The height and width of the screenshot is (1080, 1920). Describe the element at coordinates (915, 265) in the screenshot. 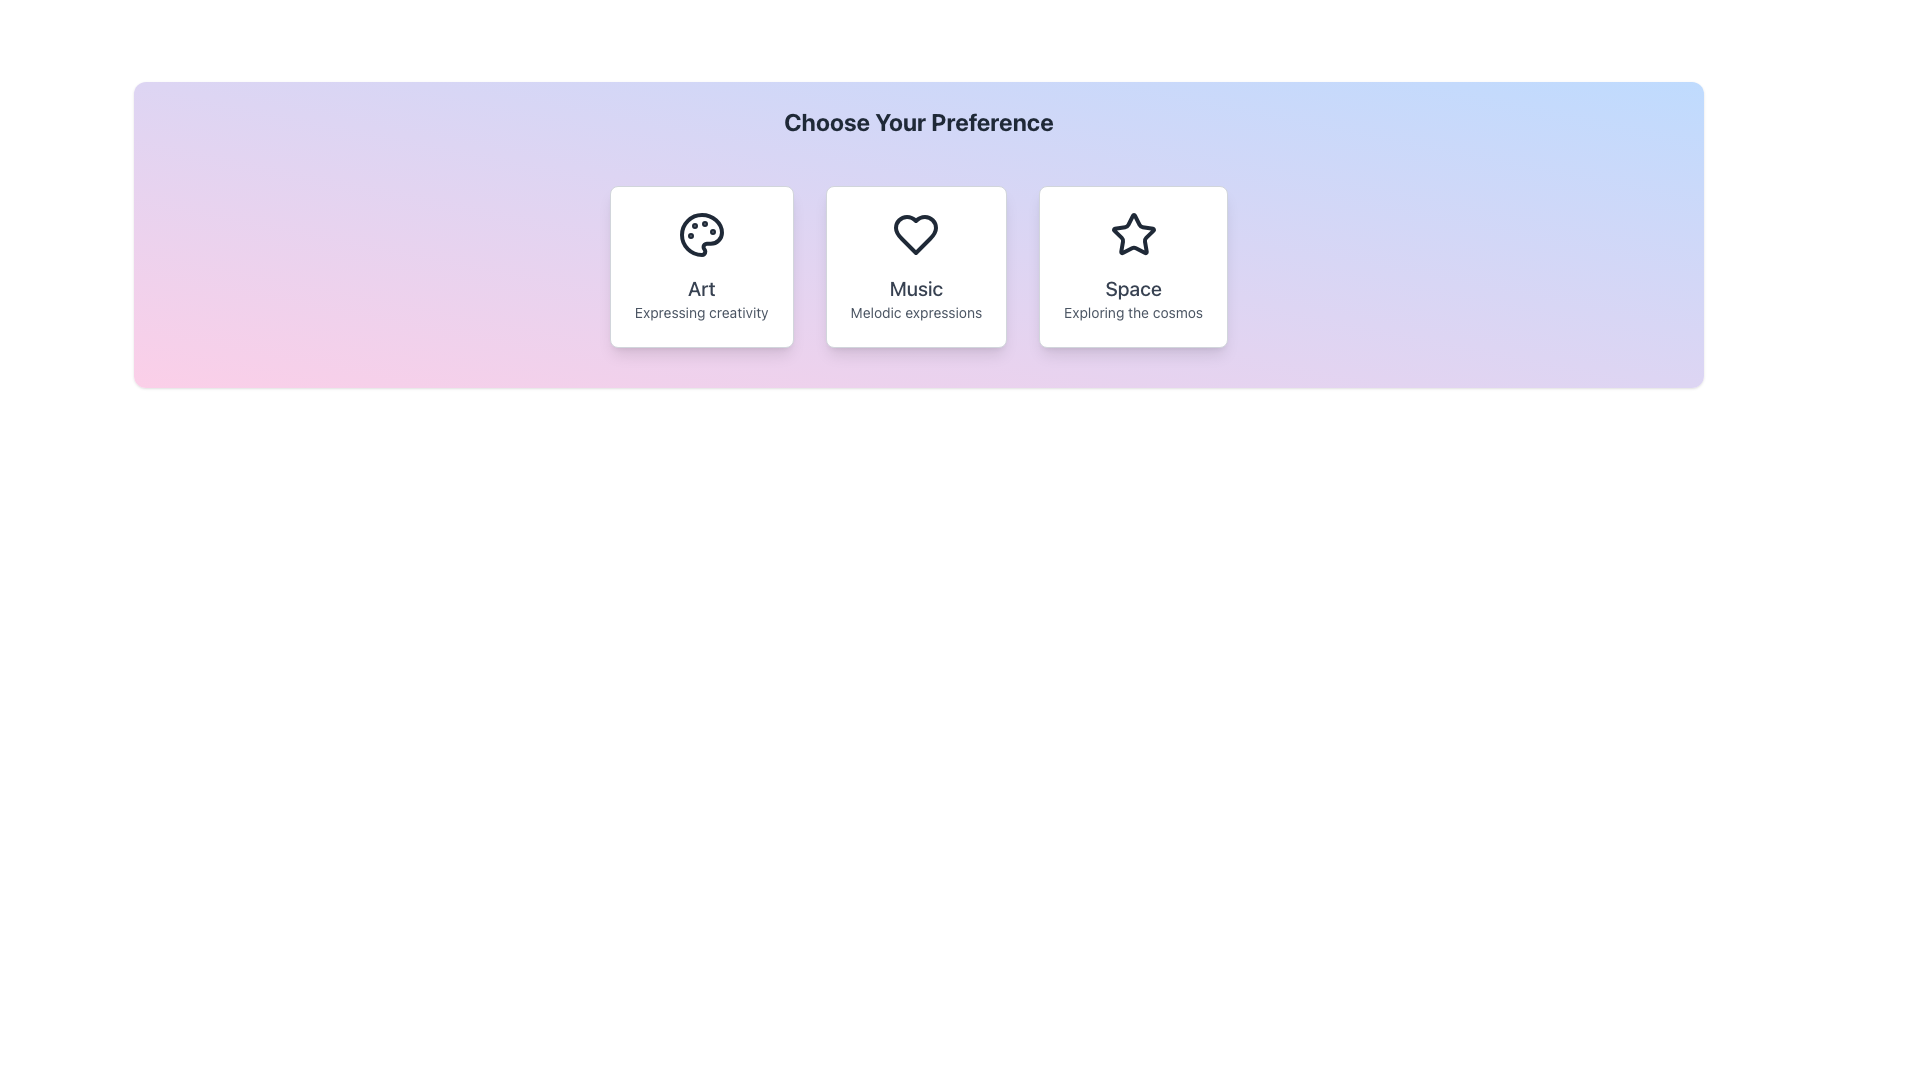

I see `the second card radio input labeled 'Music'` at that location.